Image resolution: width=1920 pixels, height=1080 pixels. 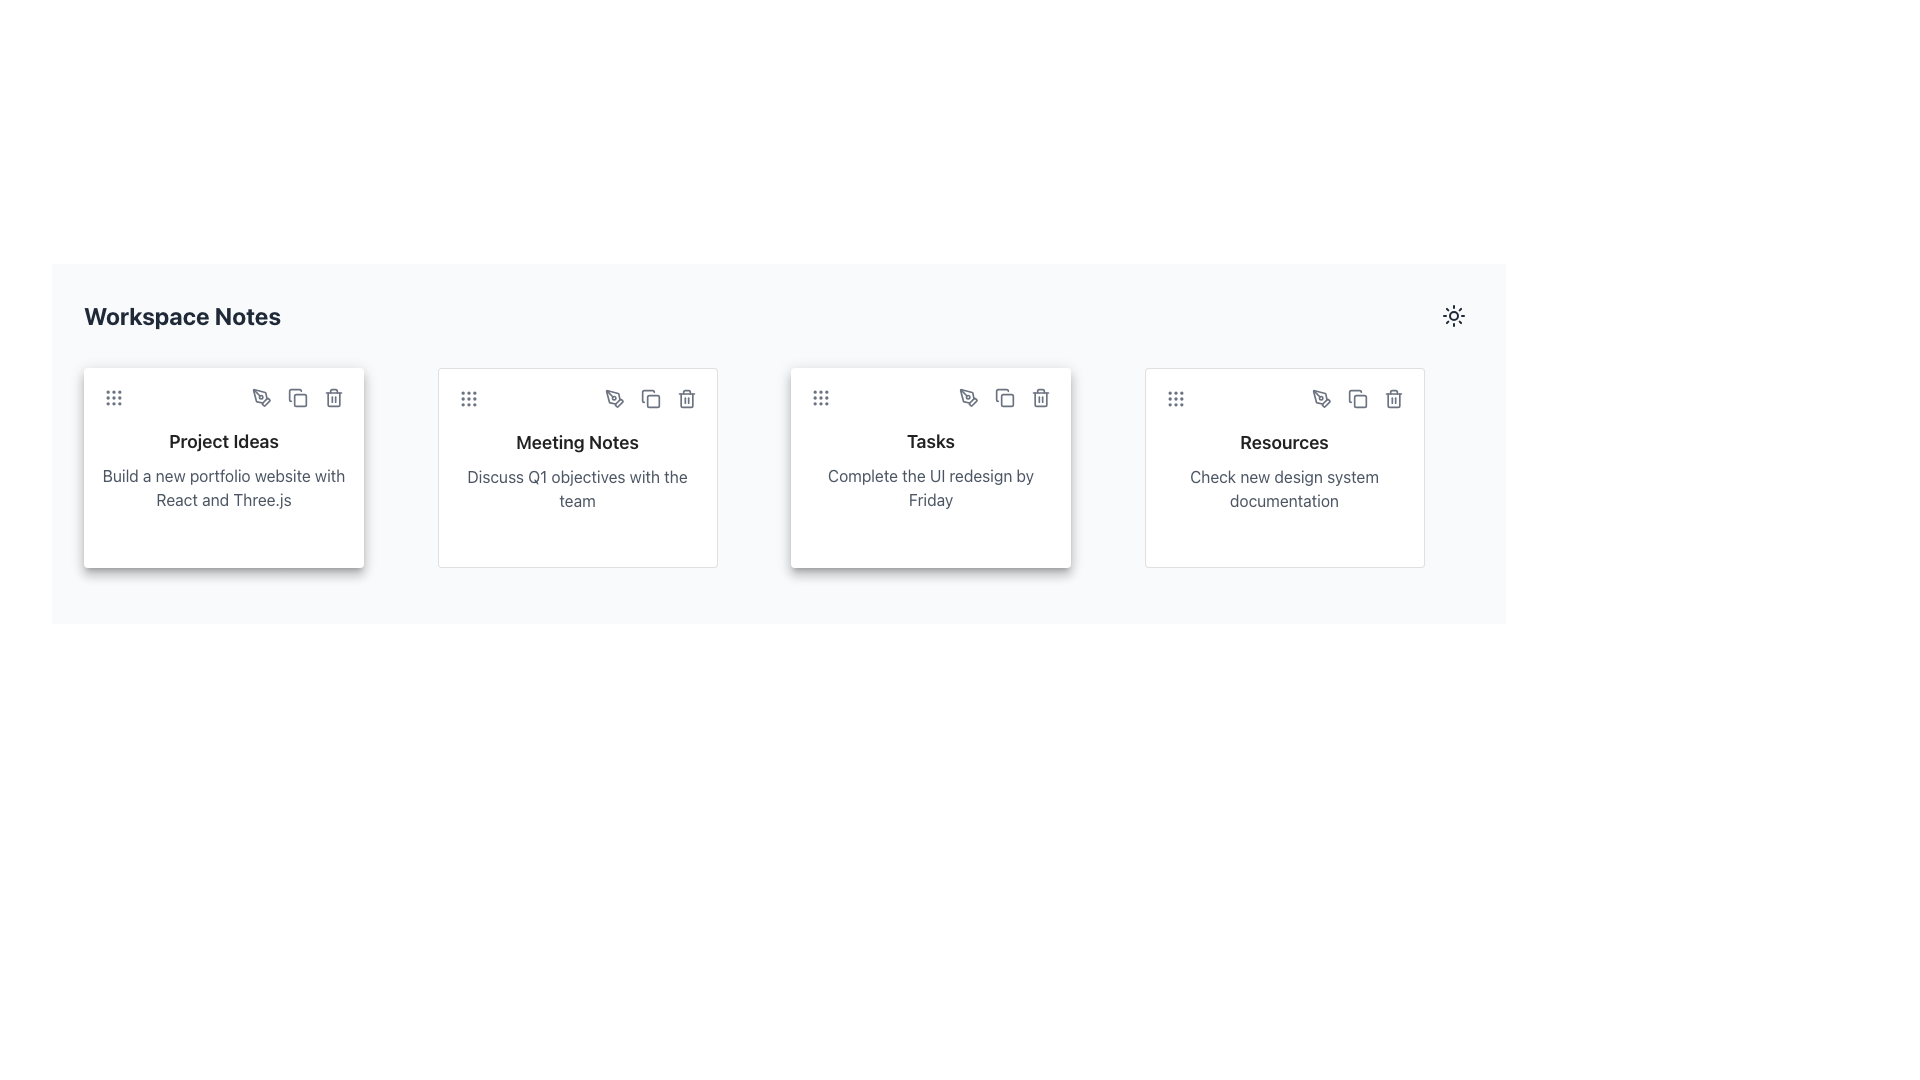 I want to click on the group of three interactive icons located at the top-right corner of the 'Project Ideas' card to perform related actions, so click(x=296, y=397).